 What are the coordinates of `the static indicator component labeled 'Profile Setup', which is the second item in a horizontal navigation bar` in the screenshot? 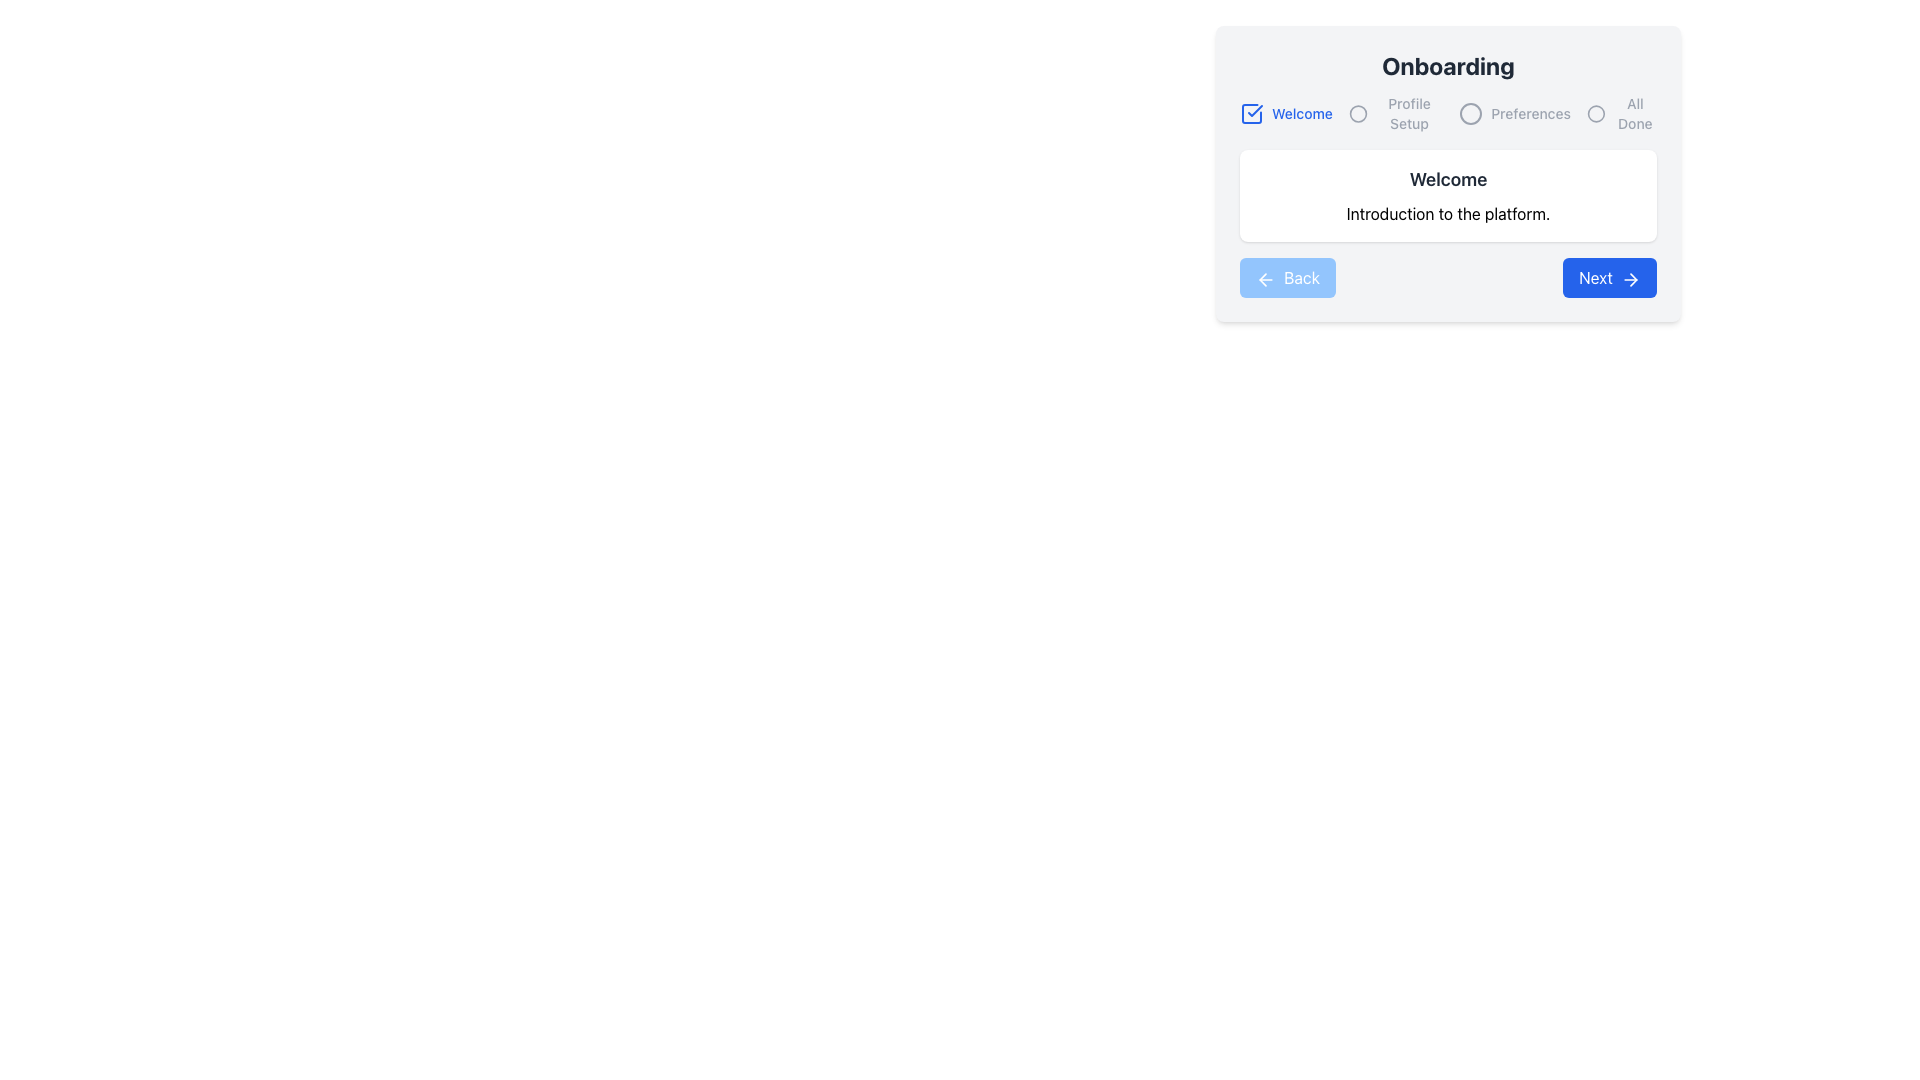 It's located at (1395, 114).